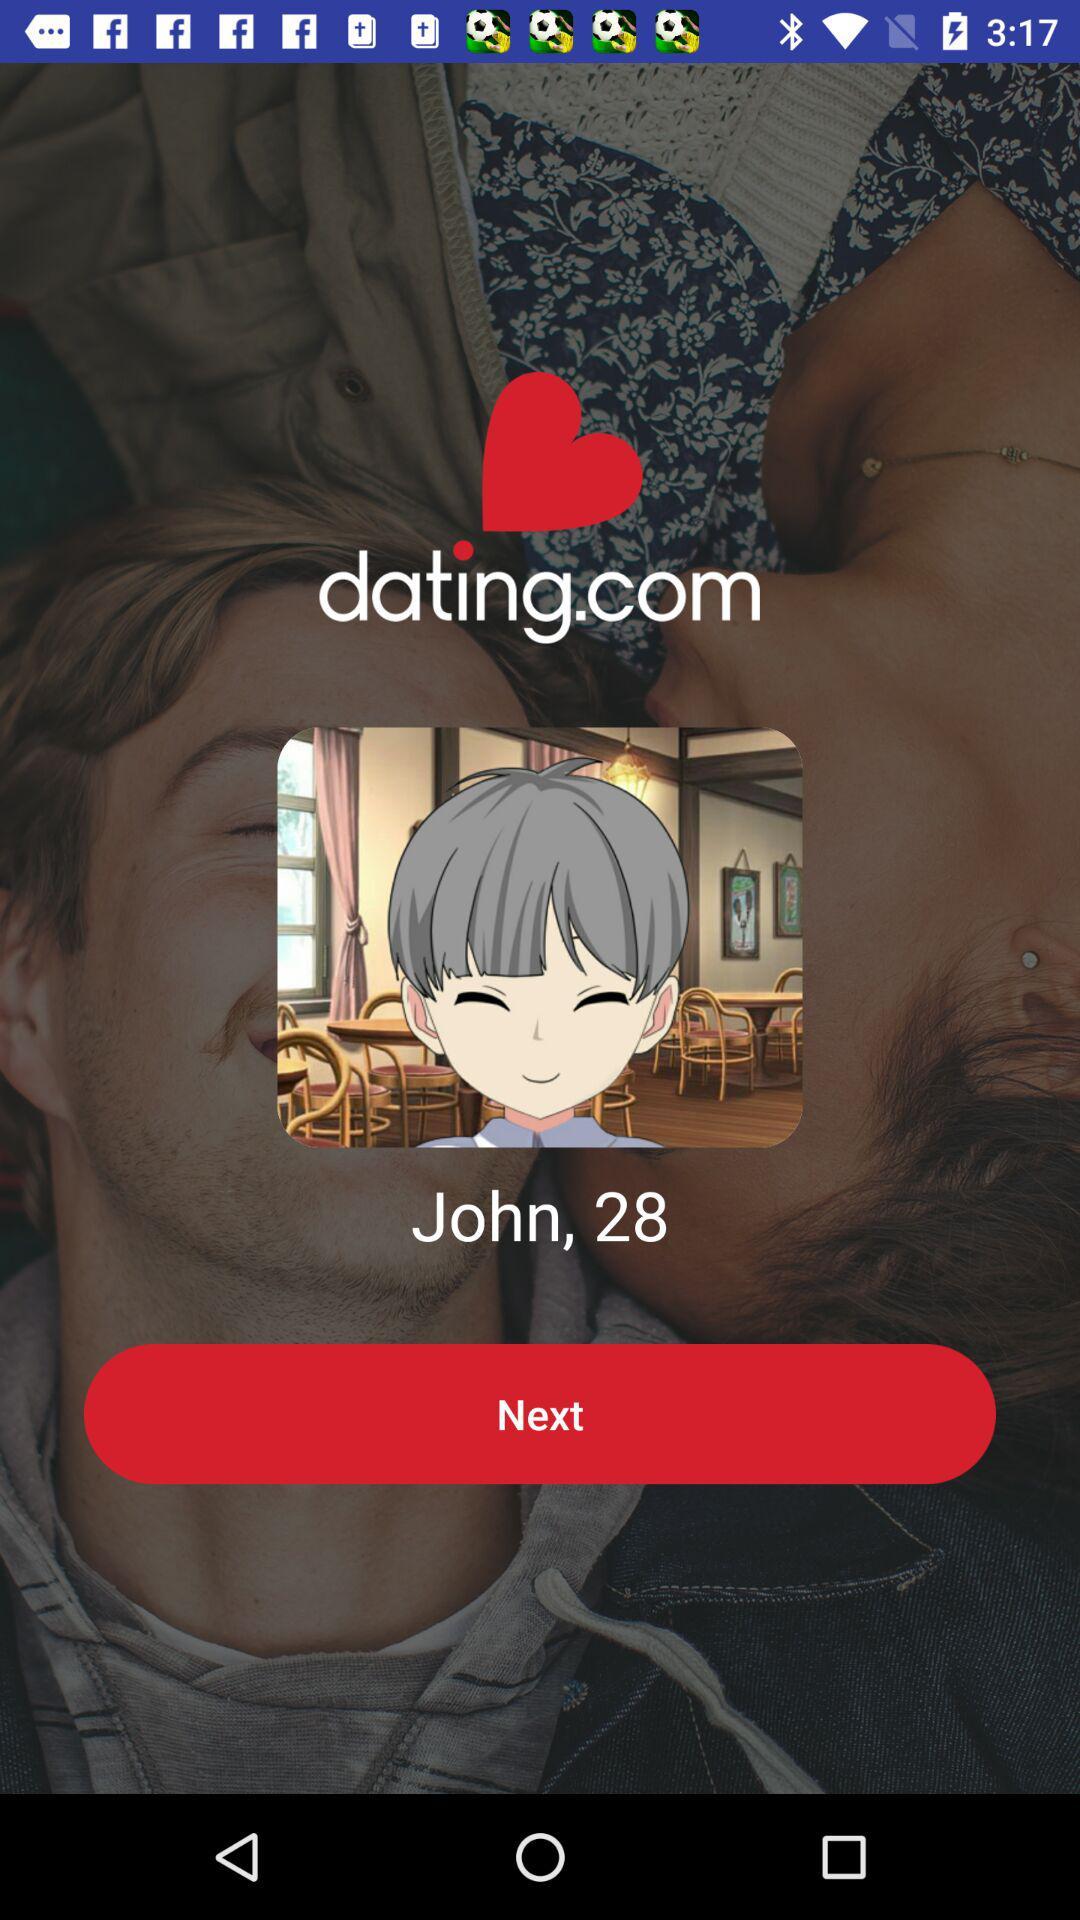  Describe the element at coordinates (540, 936) in the screenshot. I see `profile photo` at that location.